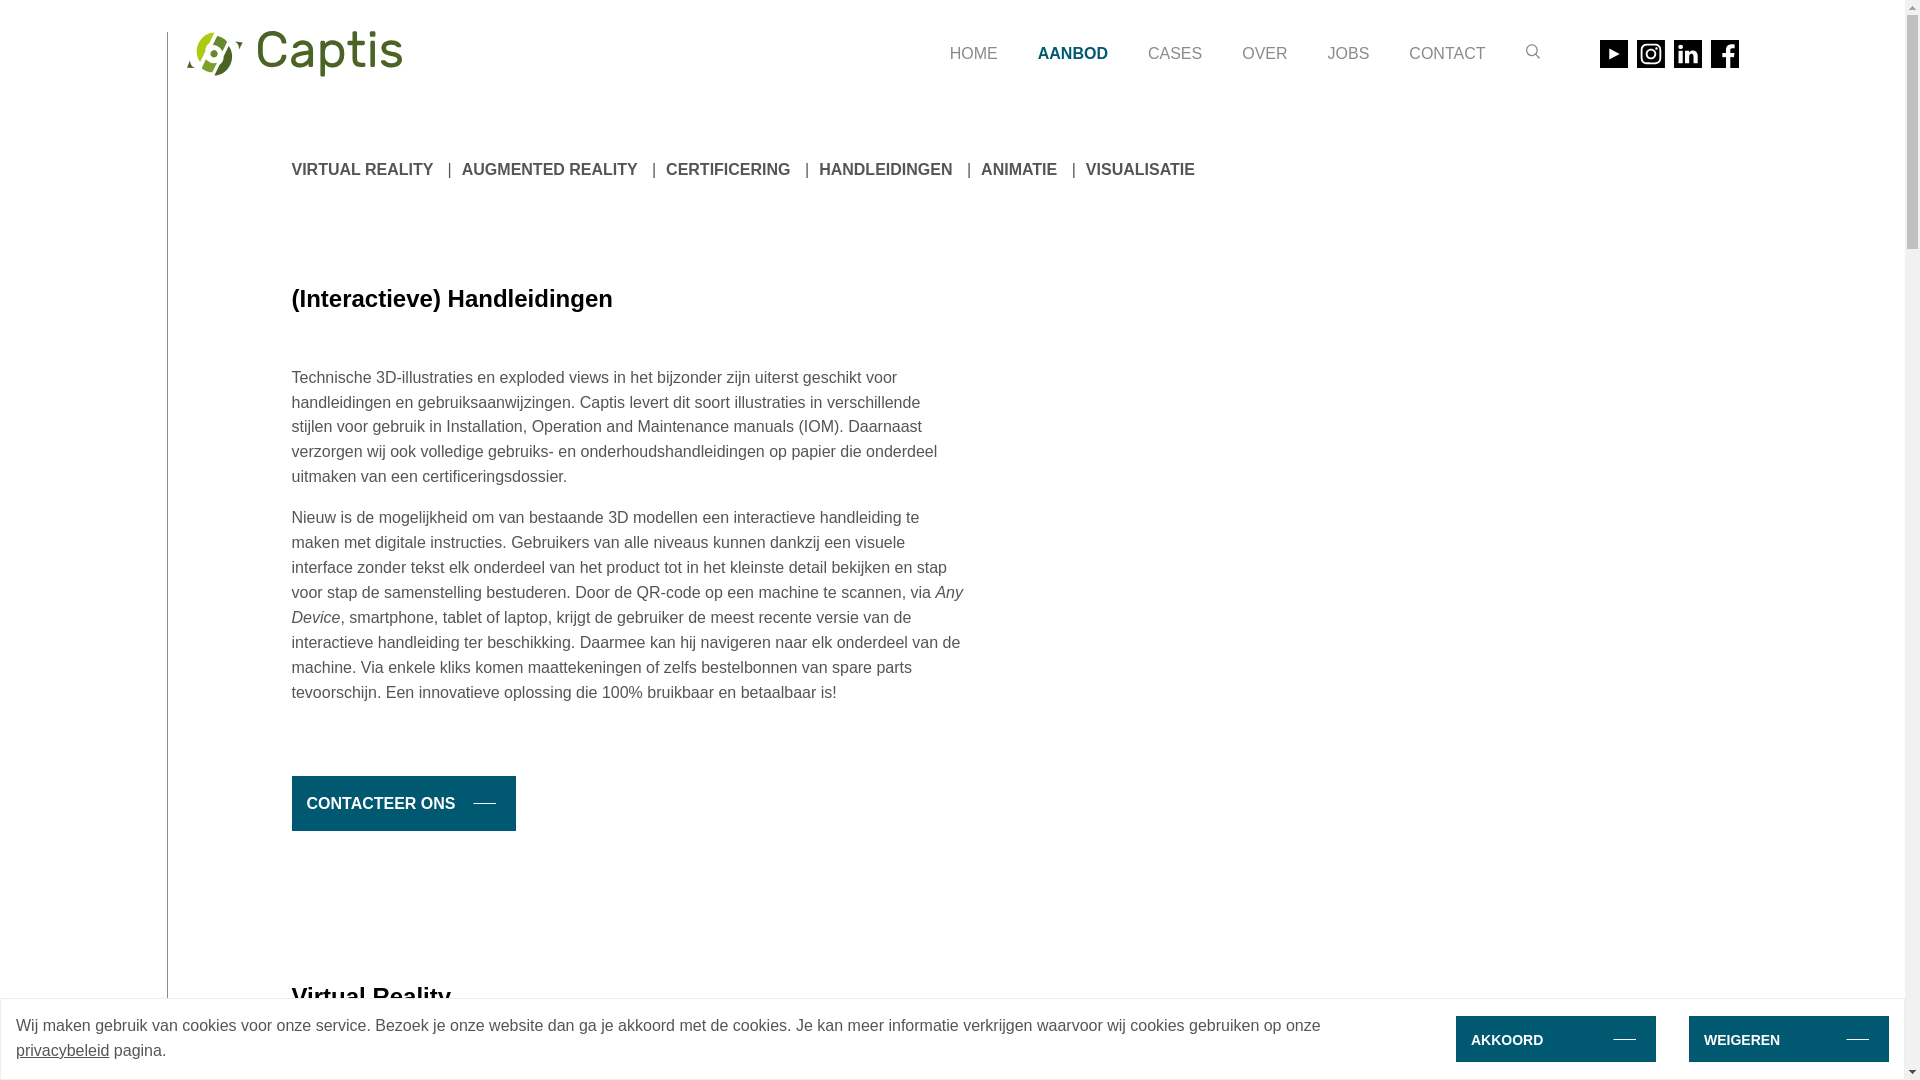  Describe the element at coordinates (1688, 1037) in the screenshot. I see `'WEIGEREN'` at that location.